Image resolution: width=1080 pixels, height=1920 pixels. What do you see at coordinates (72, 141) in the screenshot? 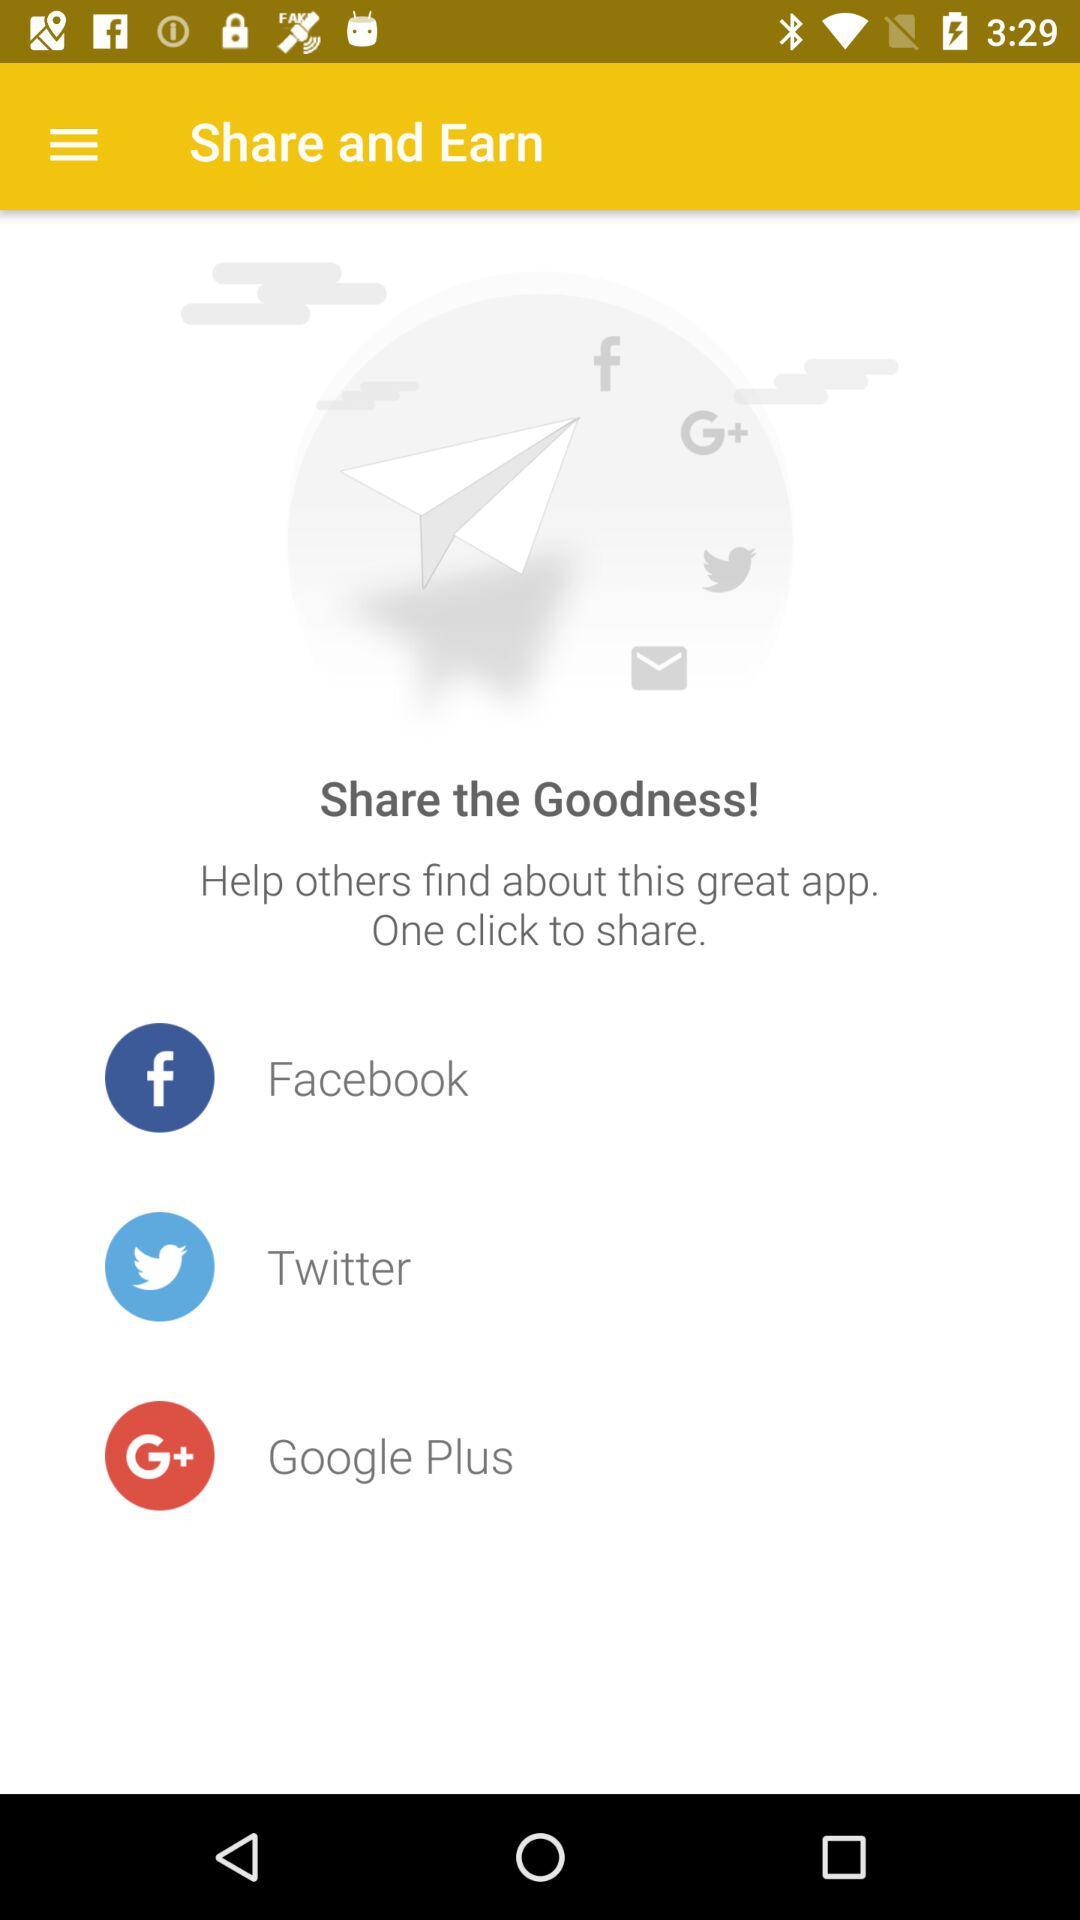
I see `item next to share and earn icon` at bounding box center [72, 141].